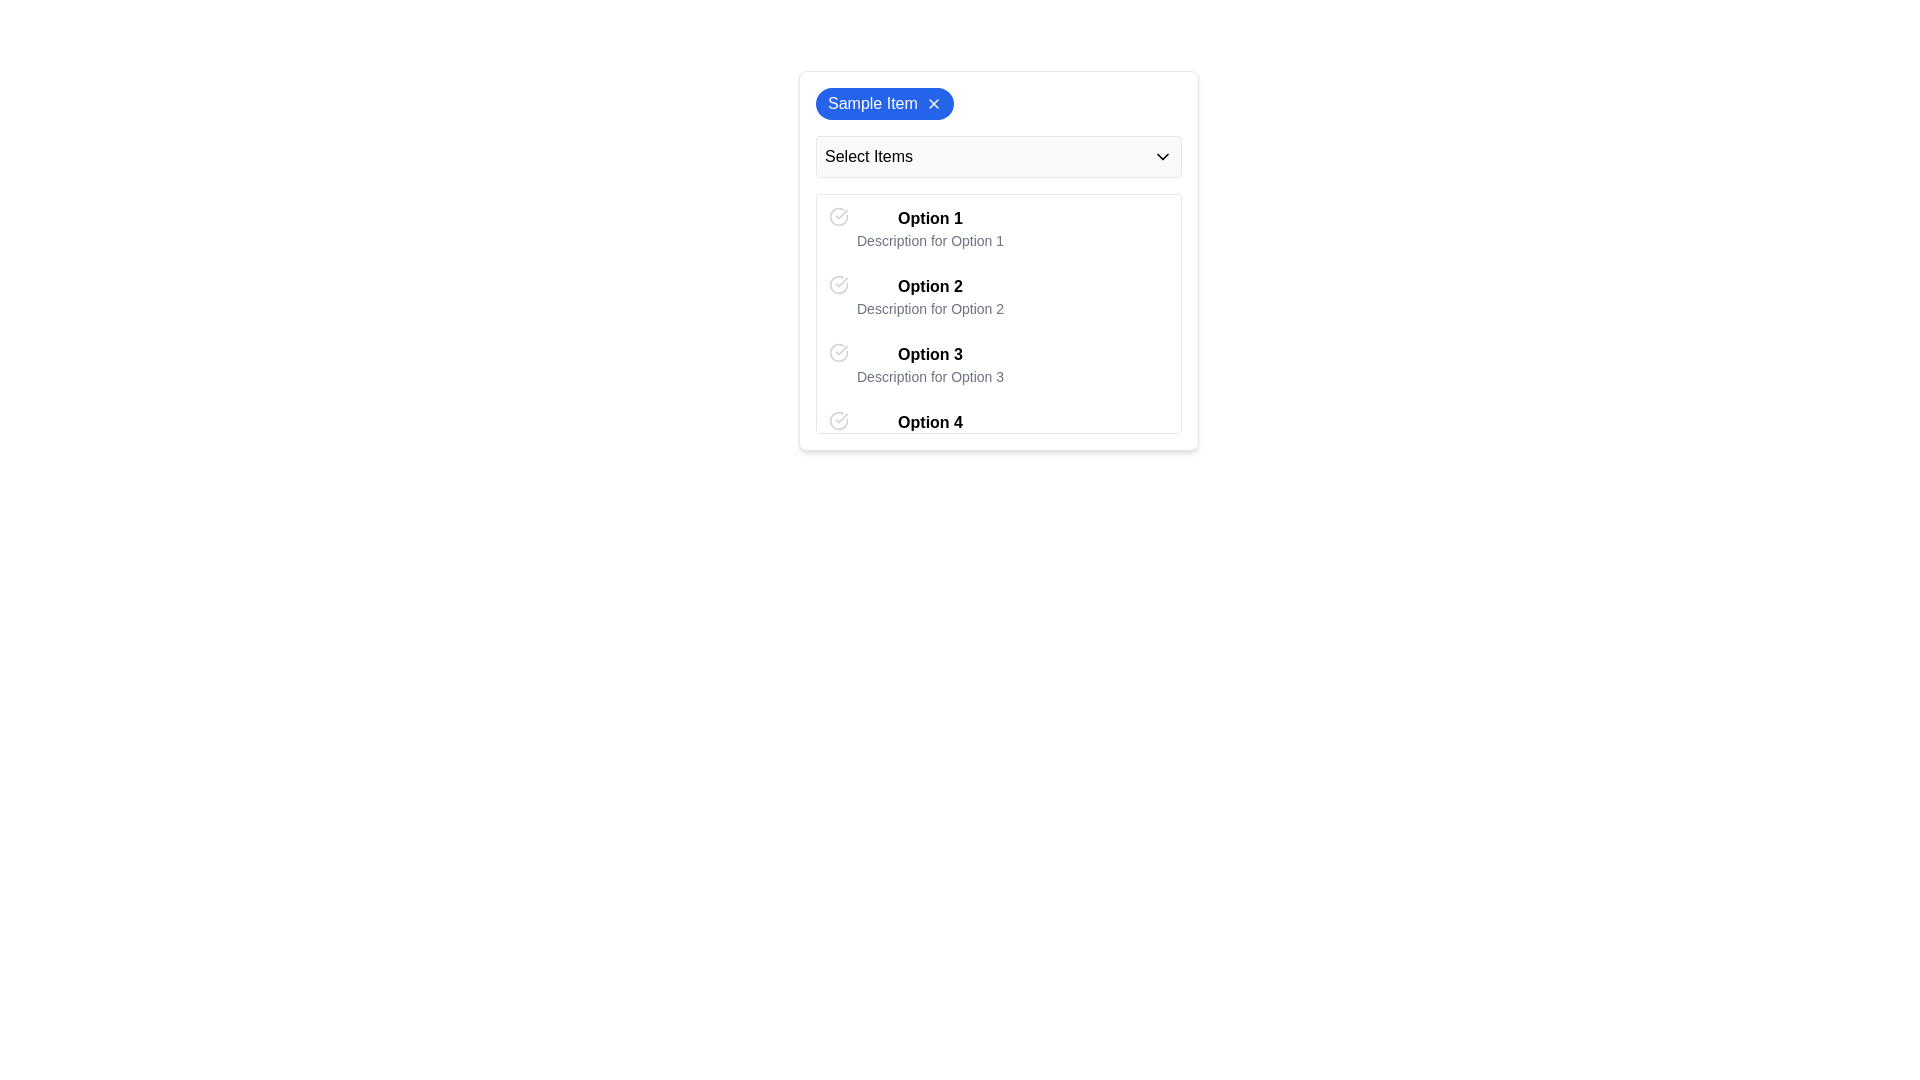 Image resolution: width=1920 pixels, height=1080 pixels. I want to click on the selection icon for 'Option 2' located to the left of the text within the dropdown-style menu, so click(839, 285).